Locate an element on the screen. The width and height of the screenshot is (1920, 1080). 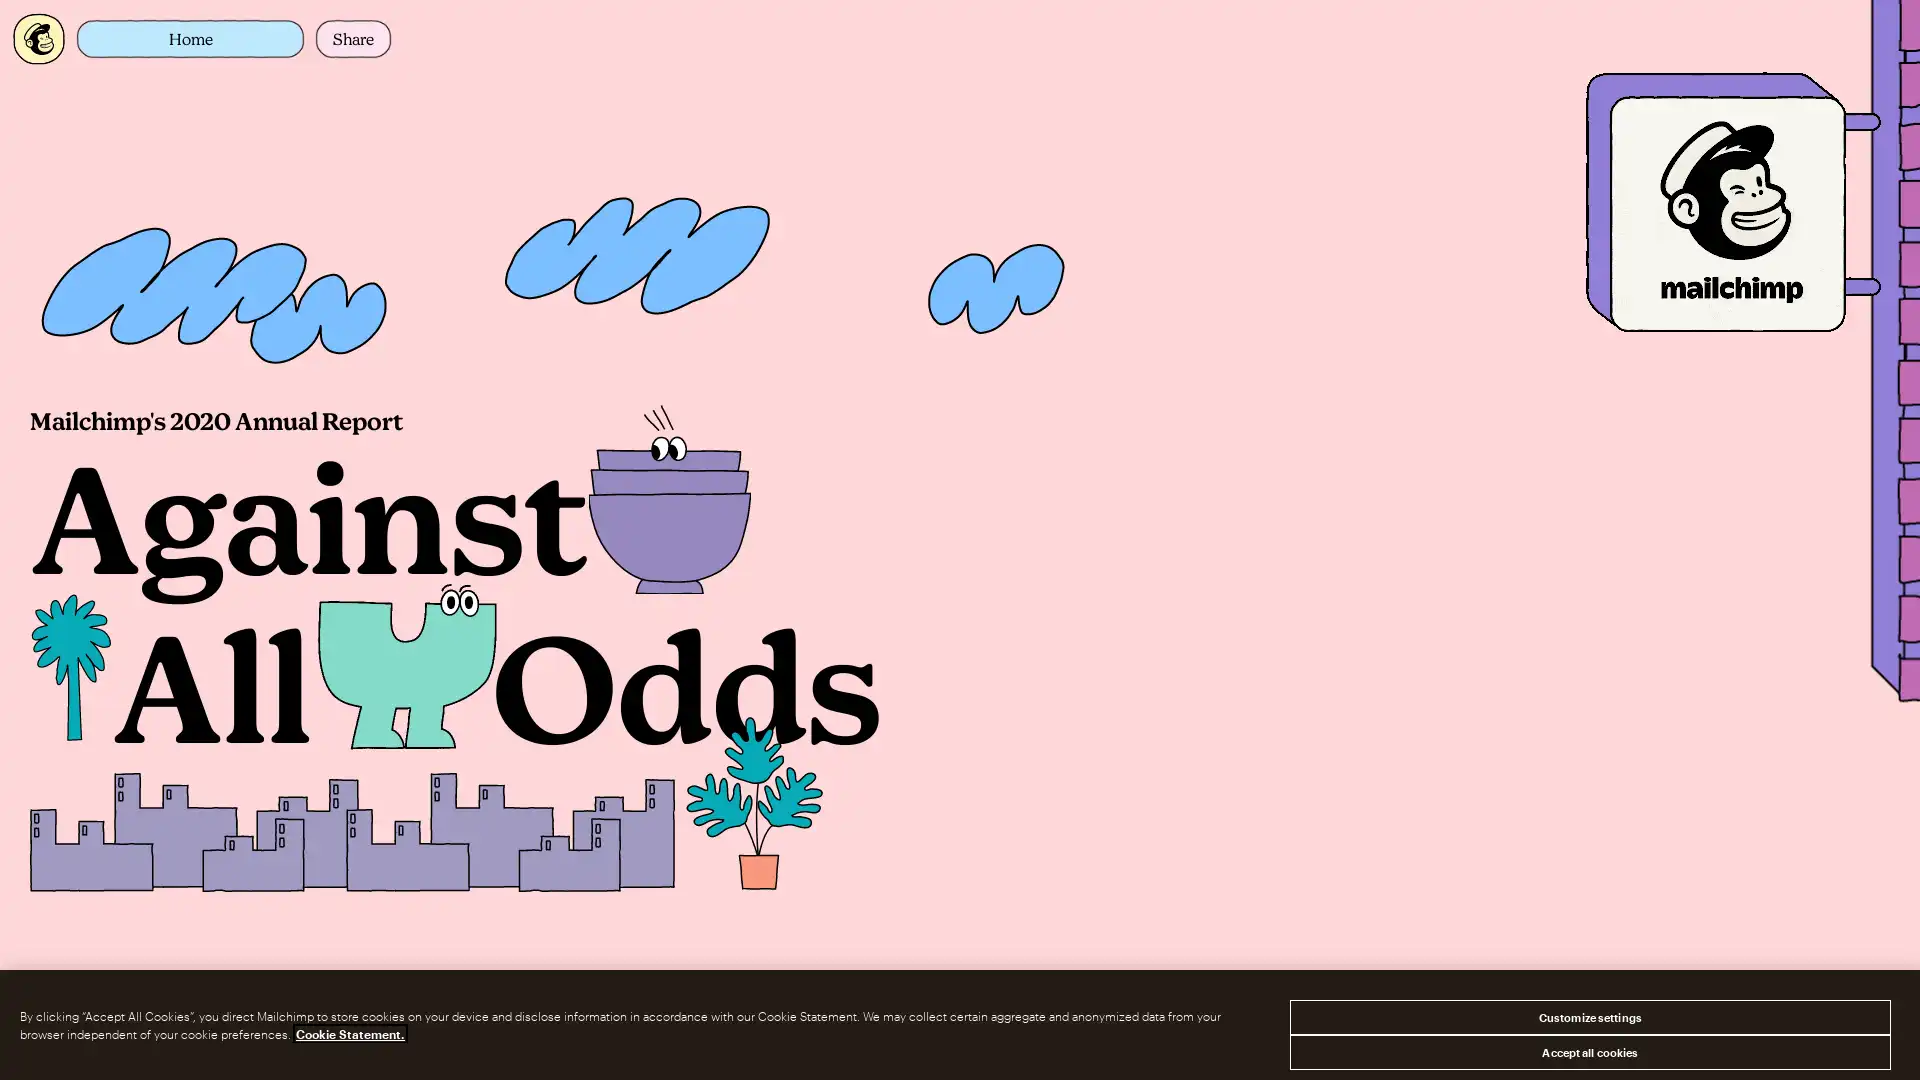
Share is located at coordinates (353, 38).